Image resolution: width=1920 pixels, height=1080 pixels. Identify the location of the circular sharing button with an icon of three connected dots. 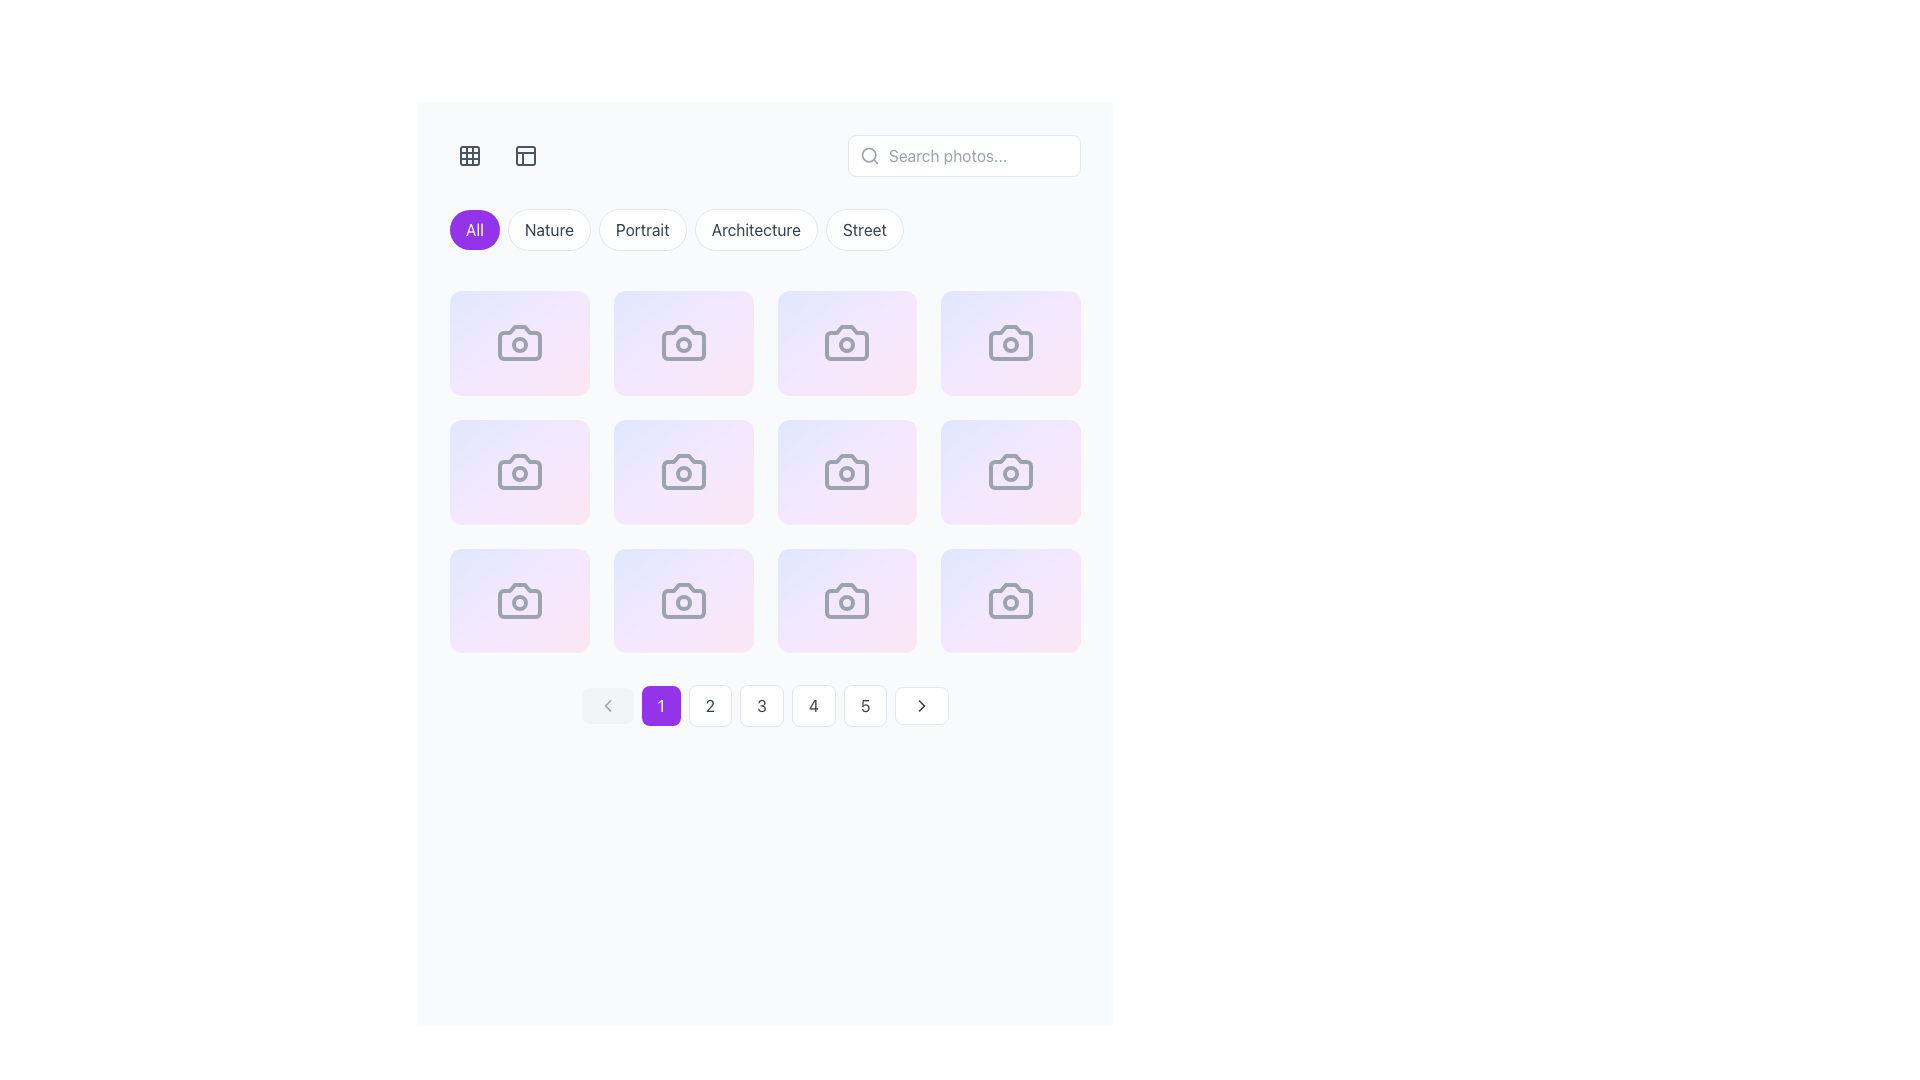
(692, 619).